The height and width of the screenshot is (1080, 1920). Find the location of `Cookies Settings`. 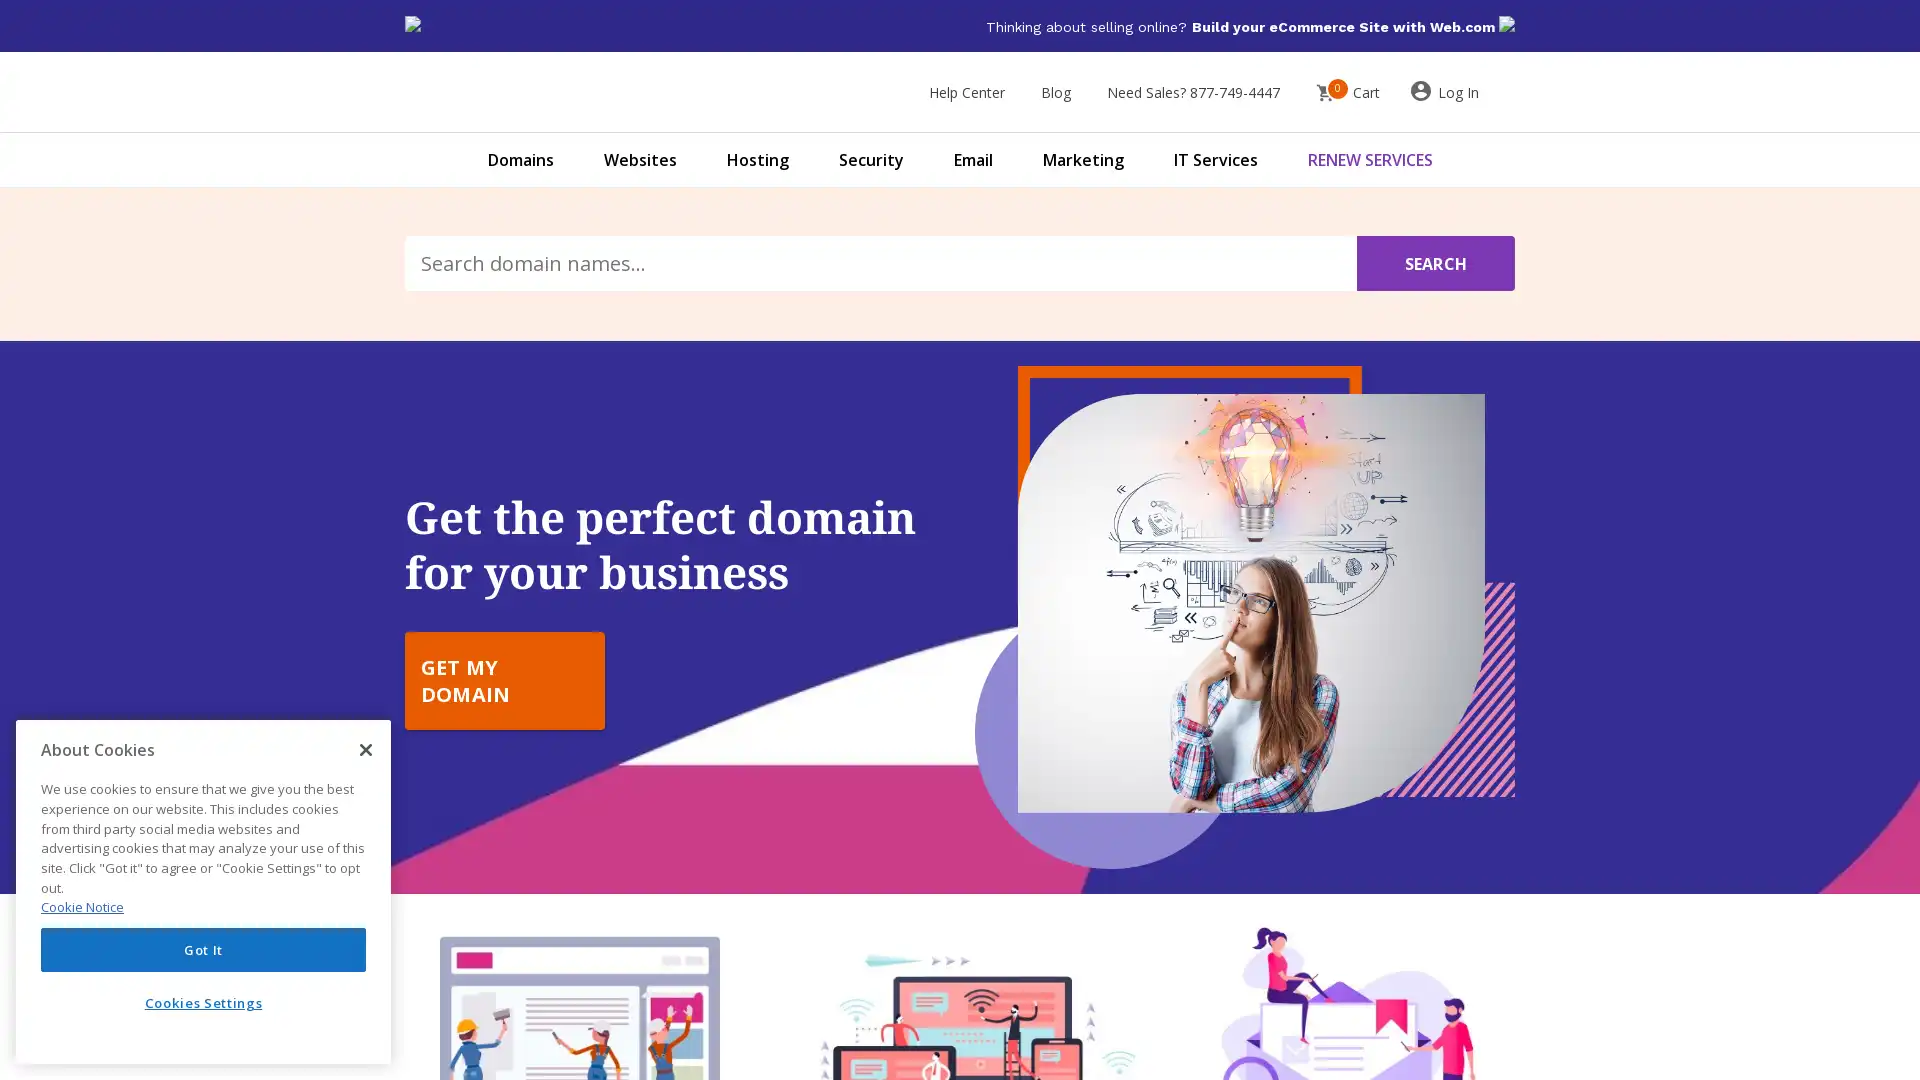

Cookies Settings is located at coordinates (203, 1002).